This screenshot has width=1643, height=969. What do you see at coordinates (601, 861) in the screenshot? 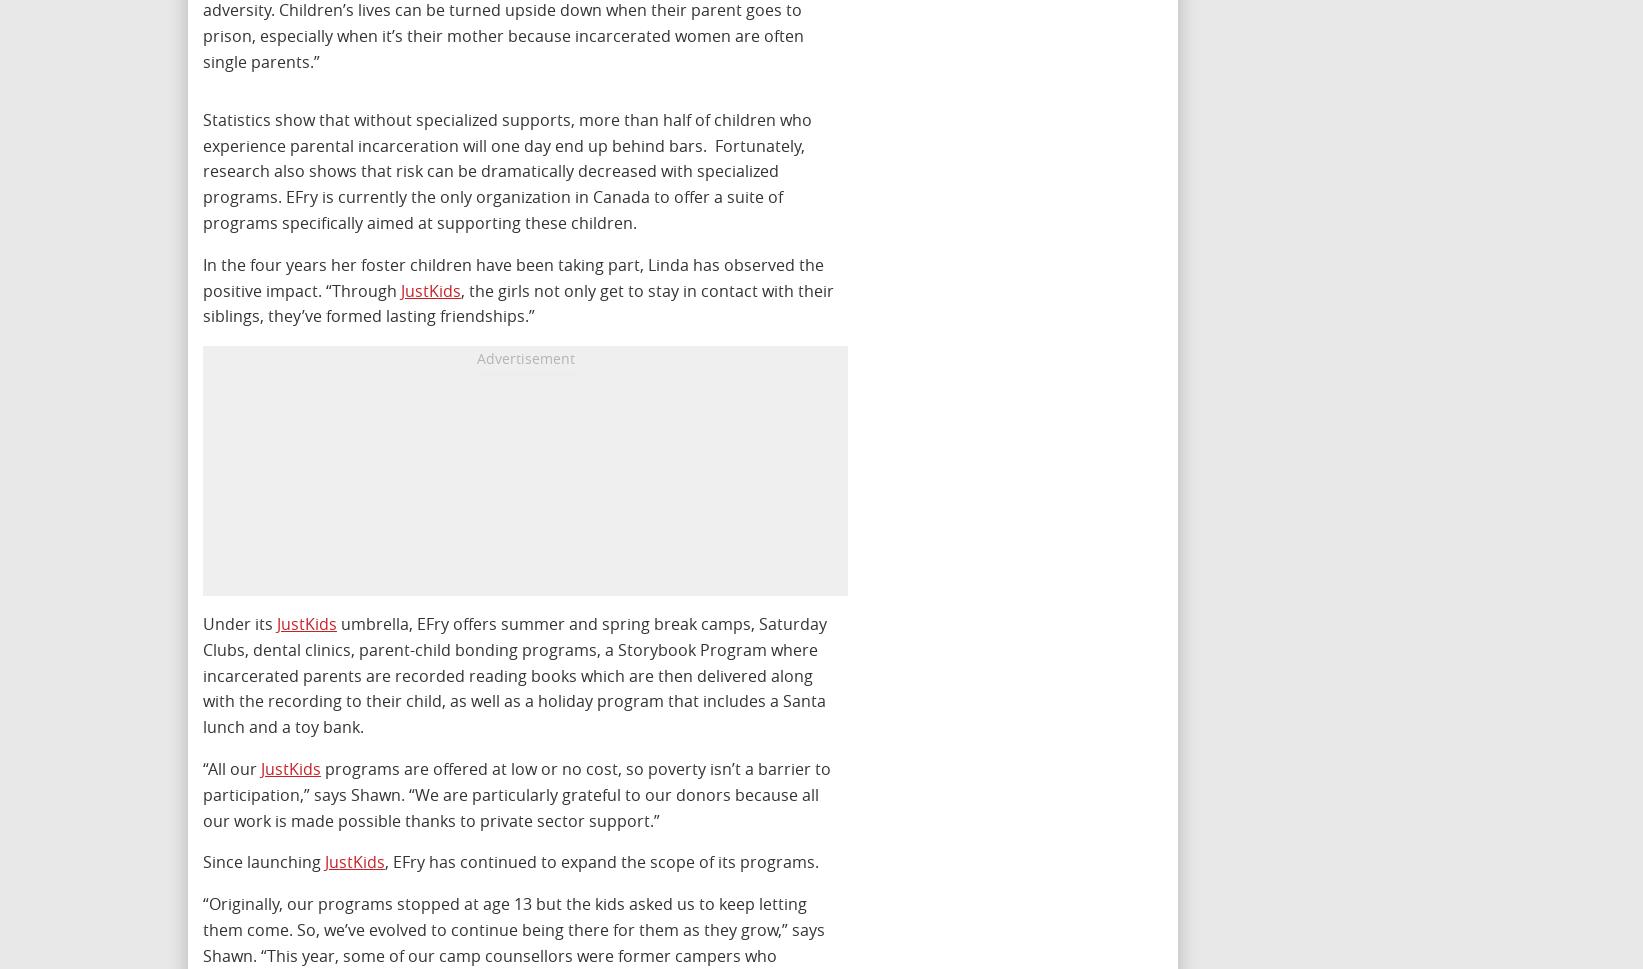
I see `', EFry has continued to expand the scope of its programs.'` at bounding box center [601, 861].